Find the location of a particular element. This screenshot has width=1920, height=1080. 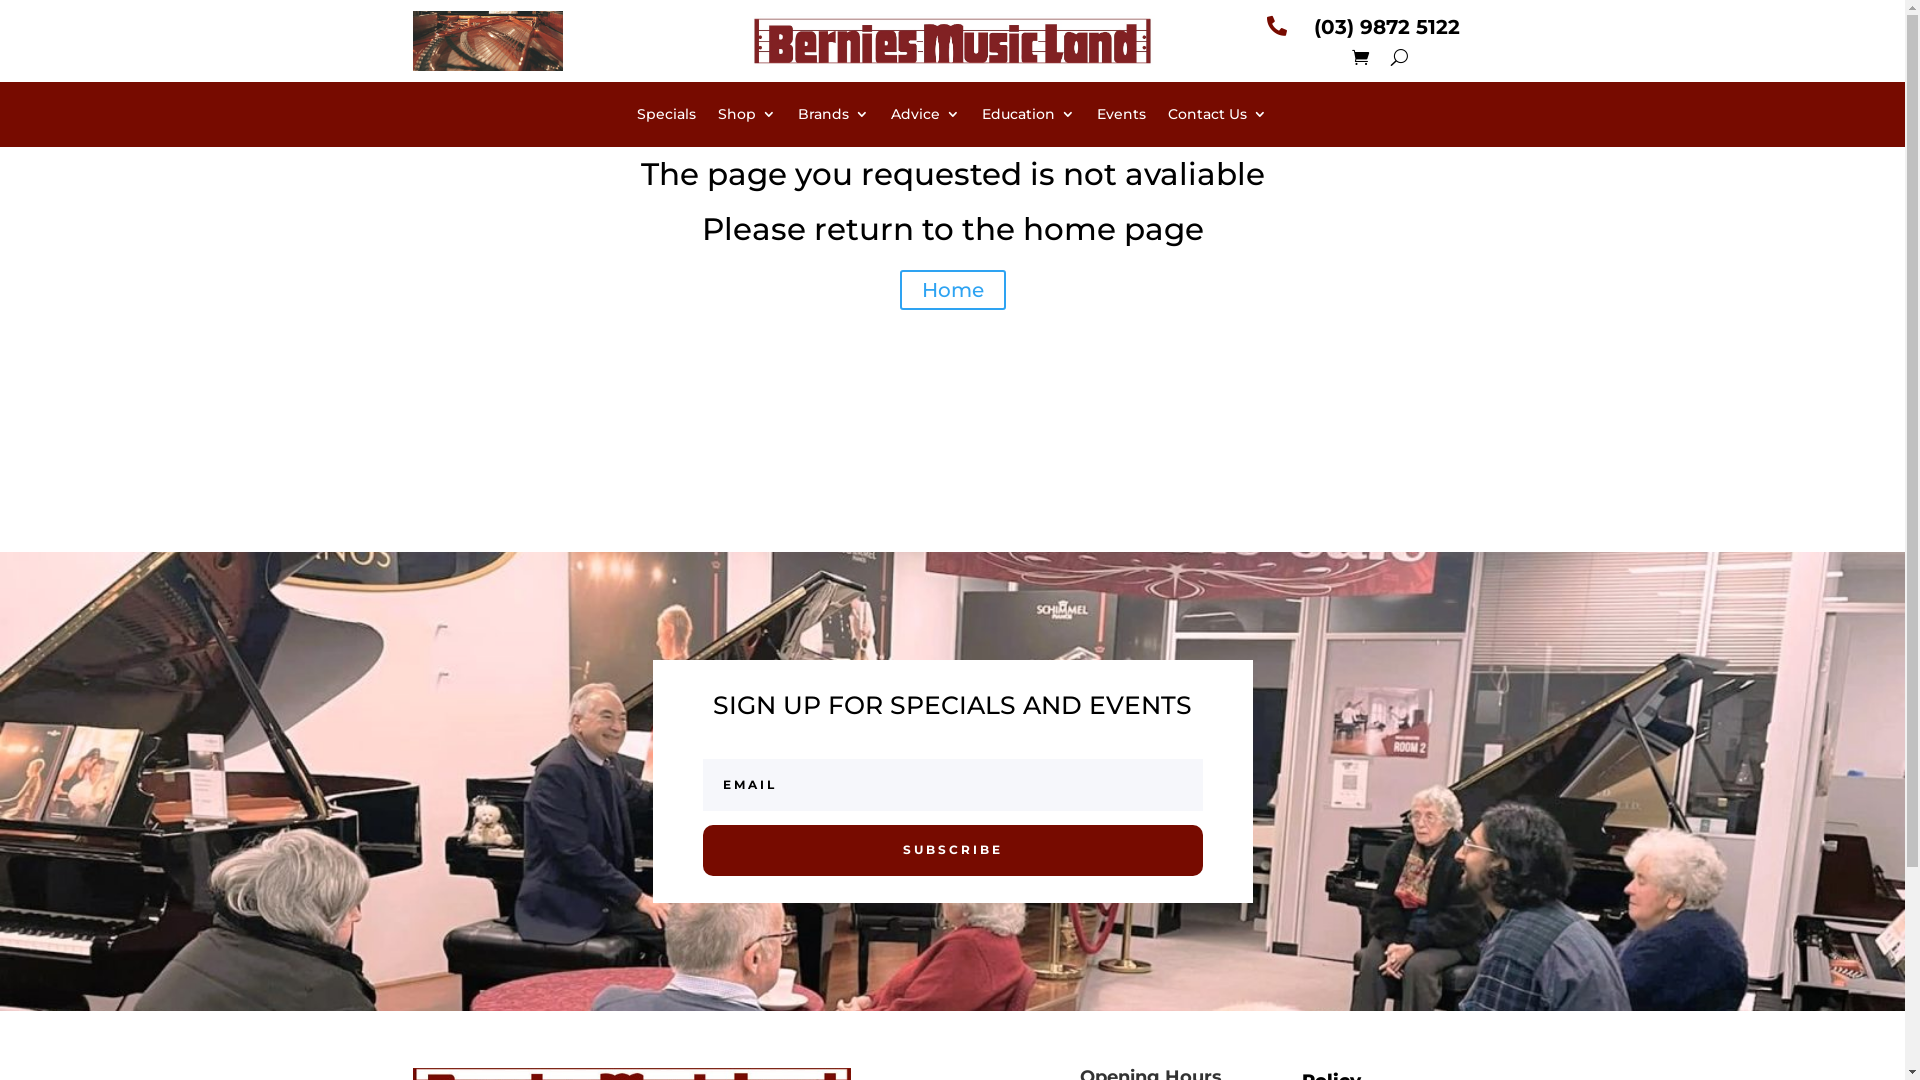

'Specials' is located at coordinates (666, 118).